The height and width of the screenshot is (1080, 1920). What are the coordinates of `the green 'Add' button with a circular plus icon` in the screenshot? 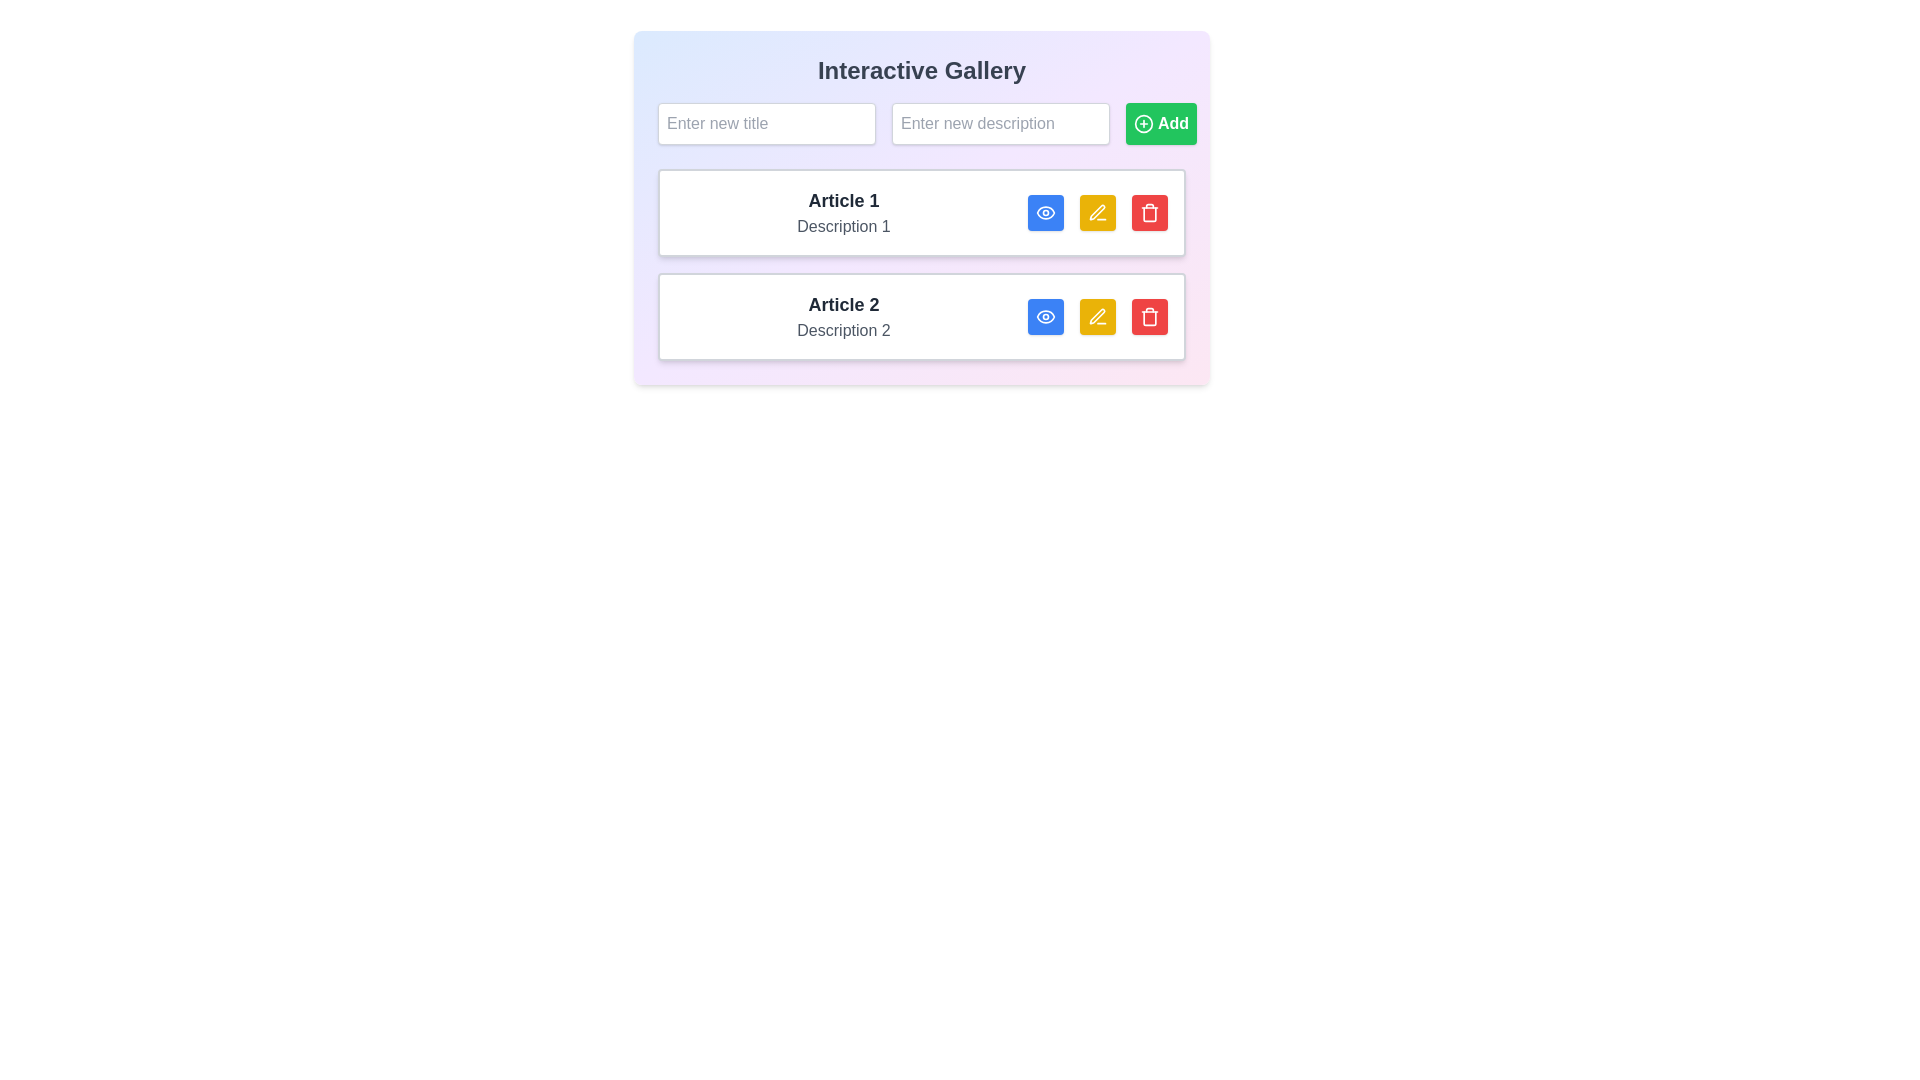 It's located at (1161, 123).